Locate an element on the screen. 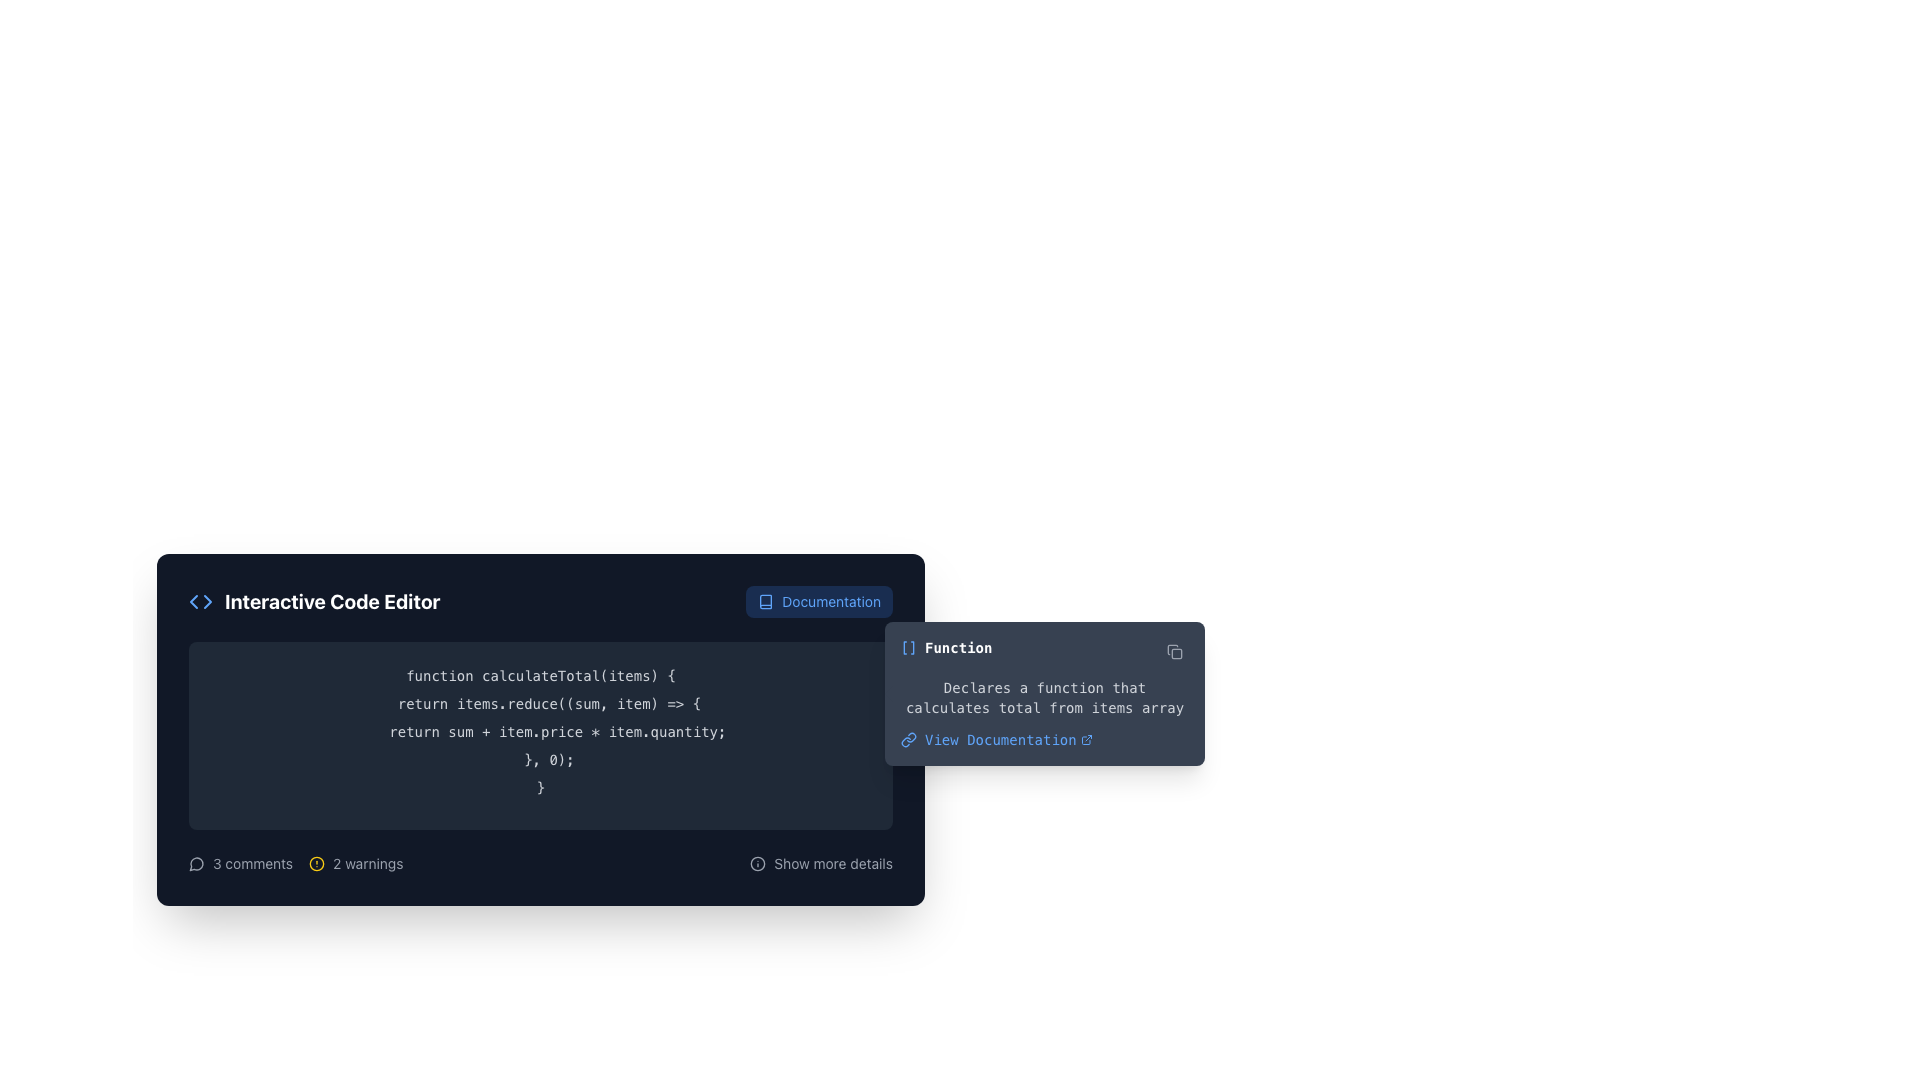 The height and width of the screenshot is (1080, 1920). the 'View Documentation' link in the Informative tooltip adjacent to 'function calculateTotal(items)' is located at coordinates (1044, 693).